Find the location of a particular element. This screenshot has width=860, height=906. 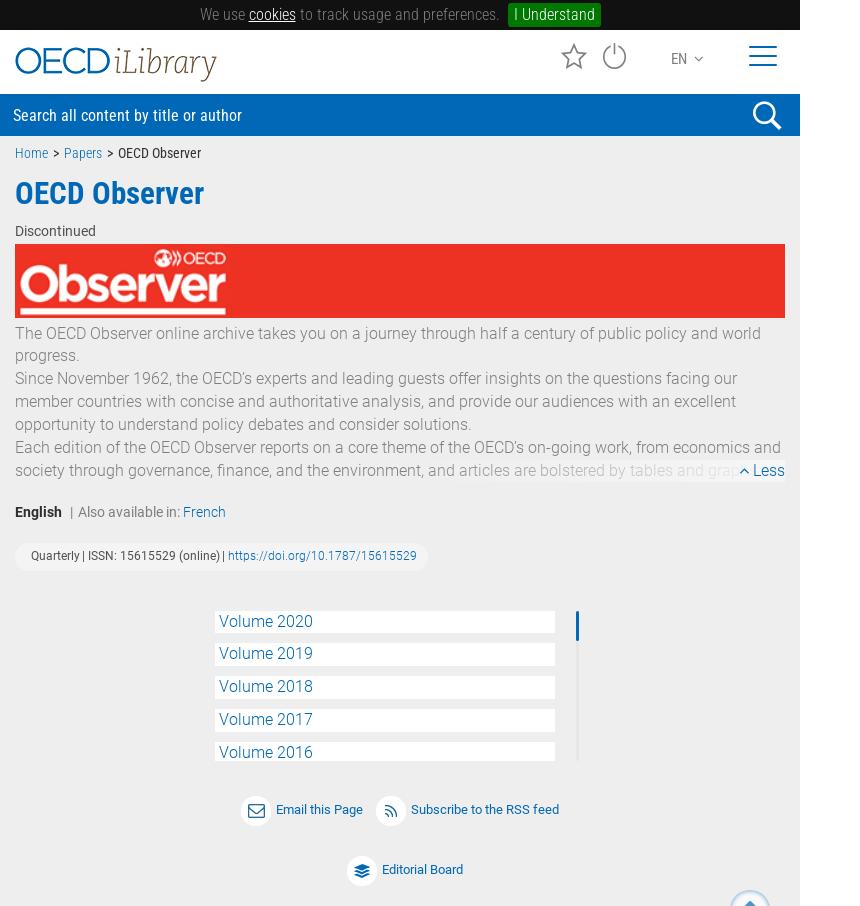

'Volume 2014' is located at coordinates (265, 816).